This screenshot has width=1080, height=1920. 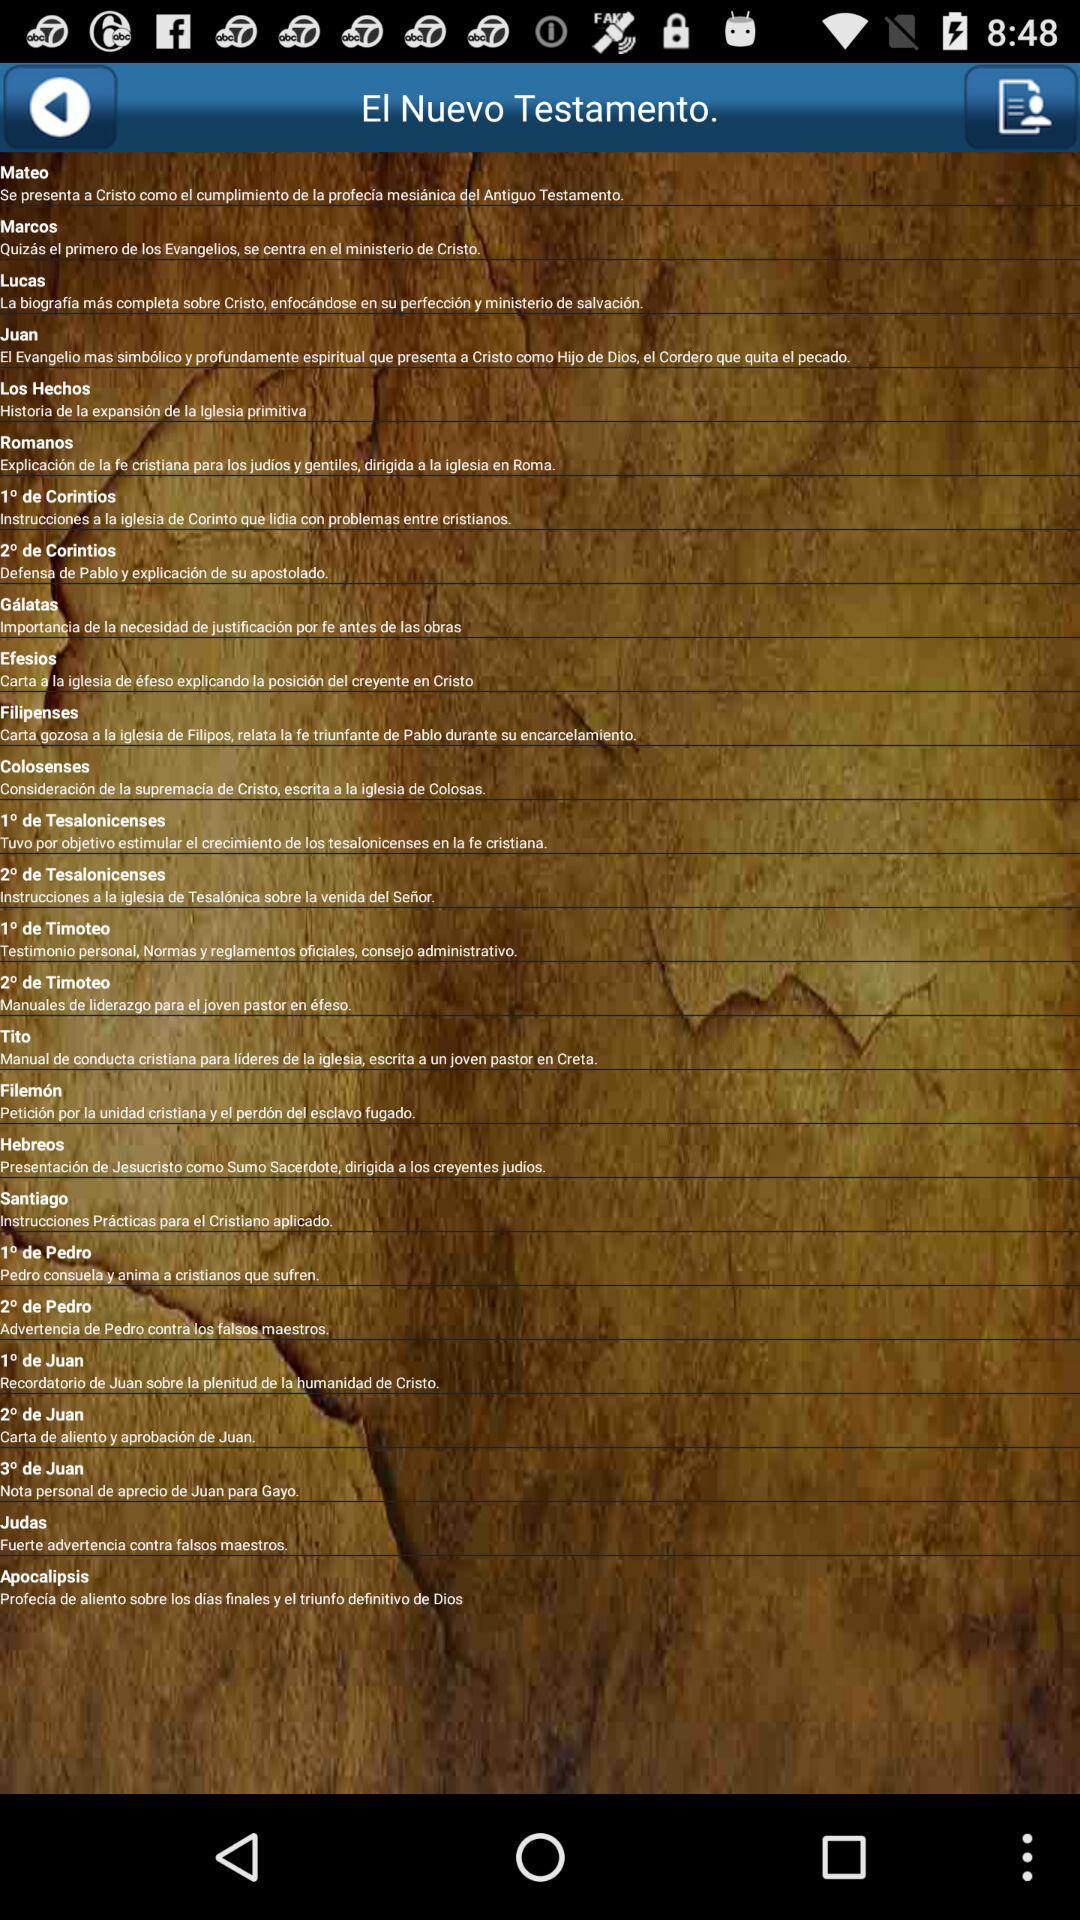 I want to click on icon above the efesios icon, so click(x=540, y=625).